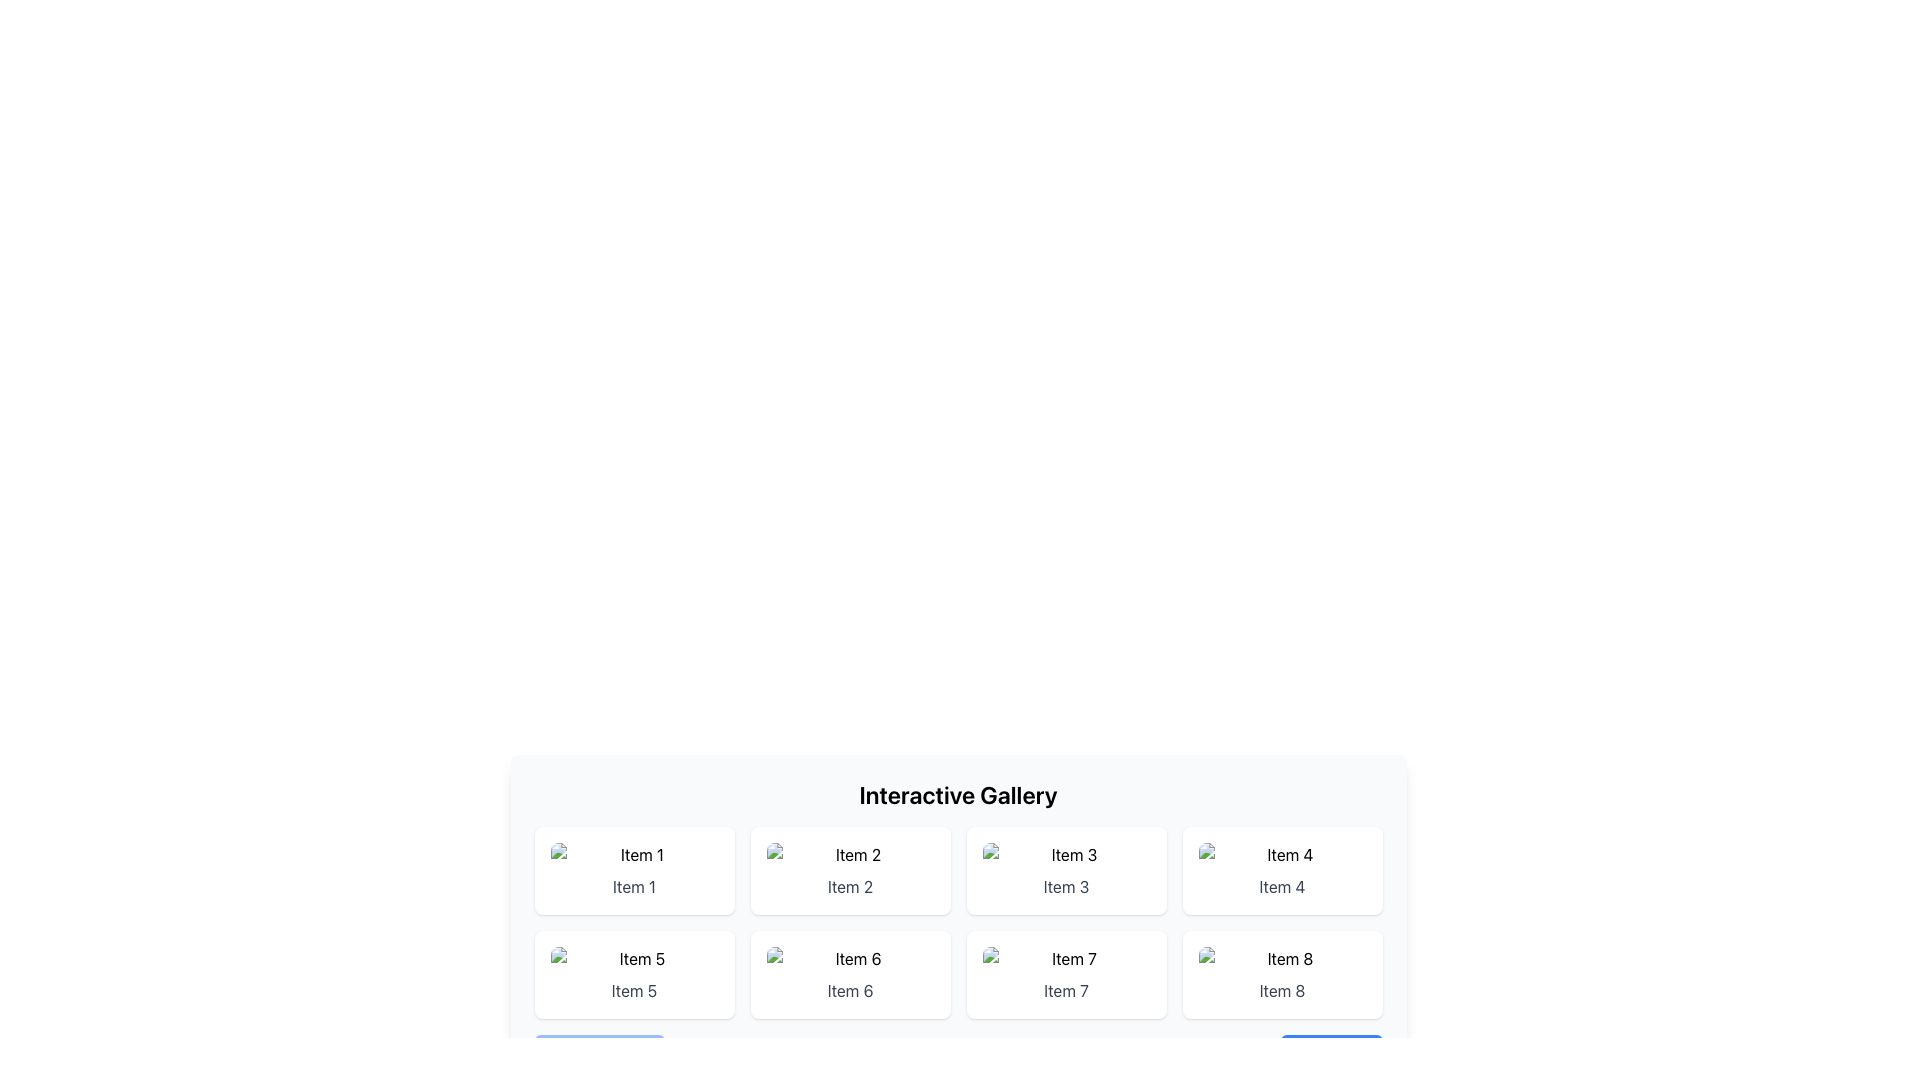  I want to click on the entire area of the Card component displaying the label 'Item 7' located in the second row, third column of the grid layout for selection, so click(1065, 974).